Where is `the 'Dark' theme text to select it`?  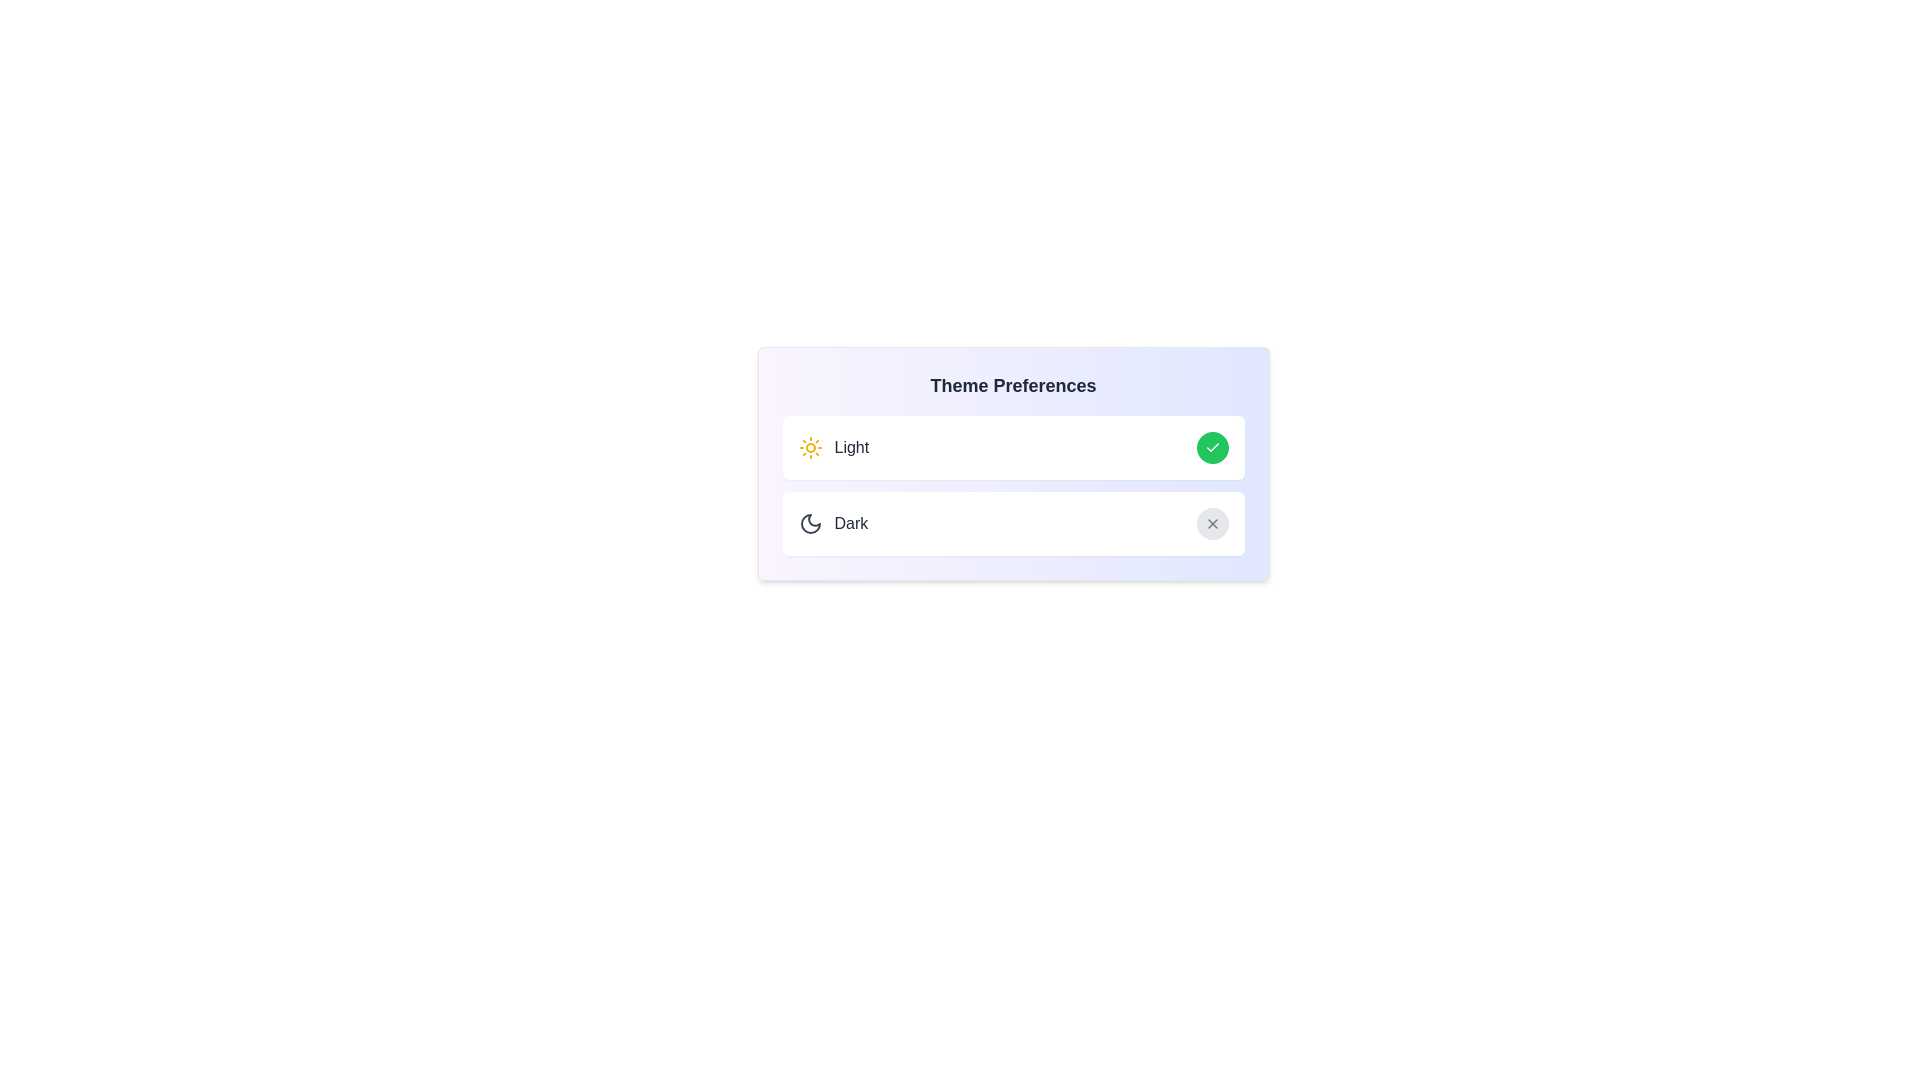
the 'Dark' theme text to select it is located at coordinates (850, 523).